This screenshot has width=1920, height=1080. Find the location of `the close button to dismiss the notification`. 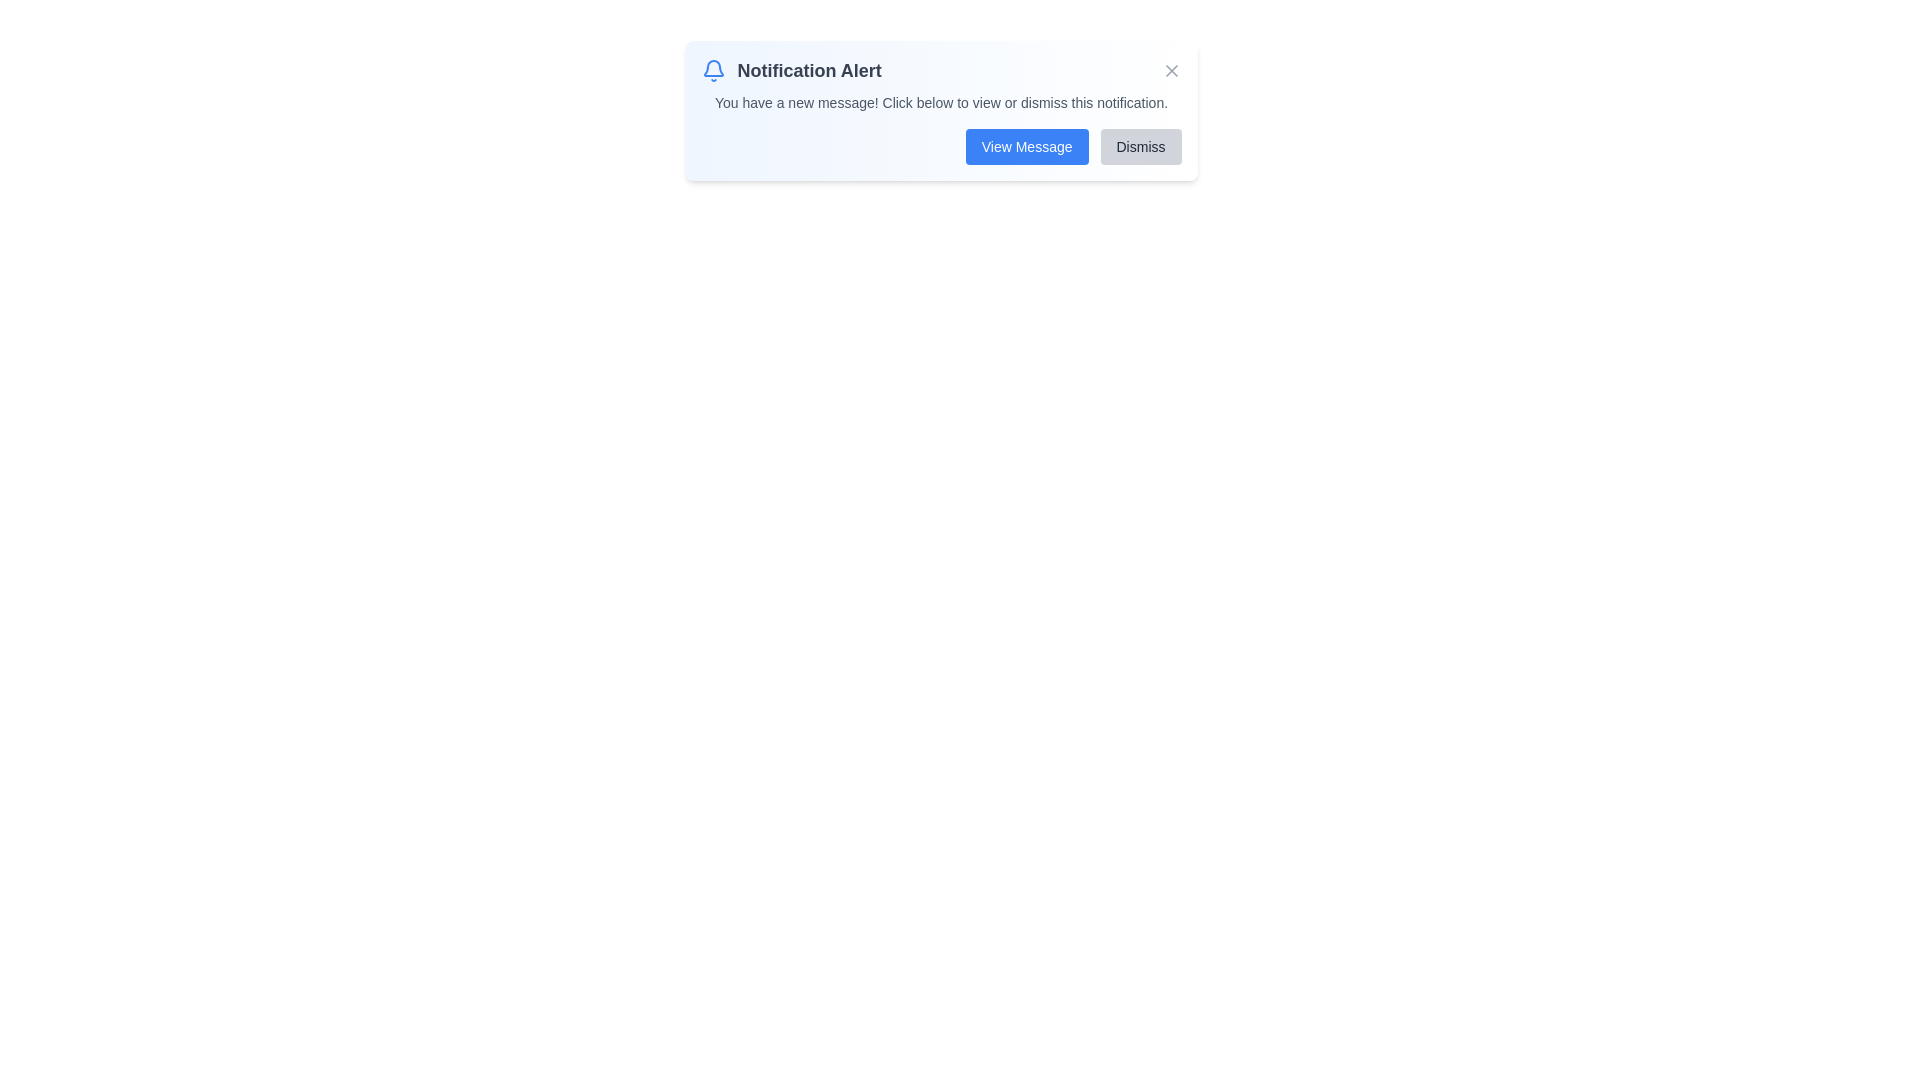

the close button to dismiss the notification is located at coordinates (1171, 69).